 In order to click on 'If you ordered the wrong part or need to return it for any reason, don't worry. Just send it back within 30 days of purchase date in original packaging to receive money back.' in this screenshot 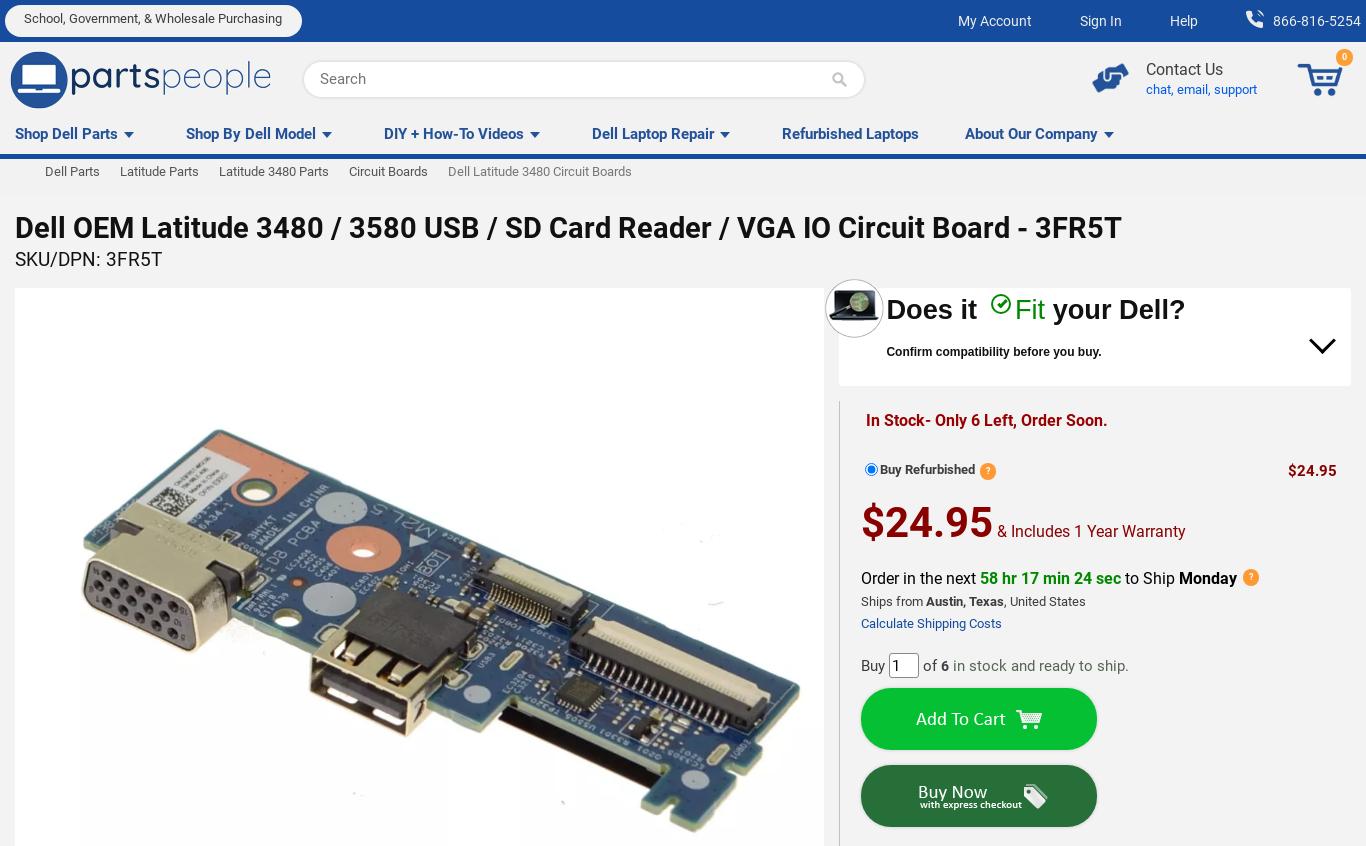, I will do `click(615, 170)`.